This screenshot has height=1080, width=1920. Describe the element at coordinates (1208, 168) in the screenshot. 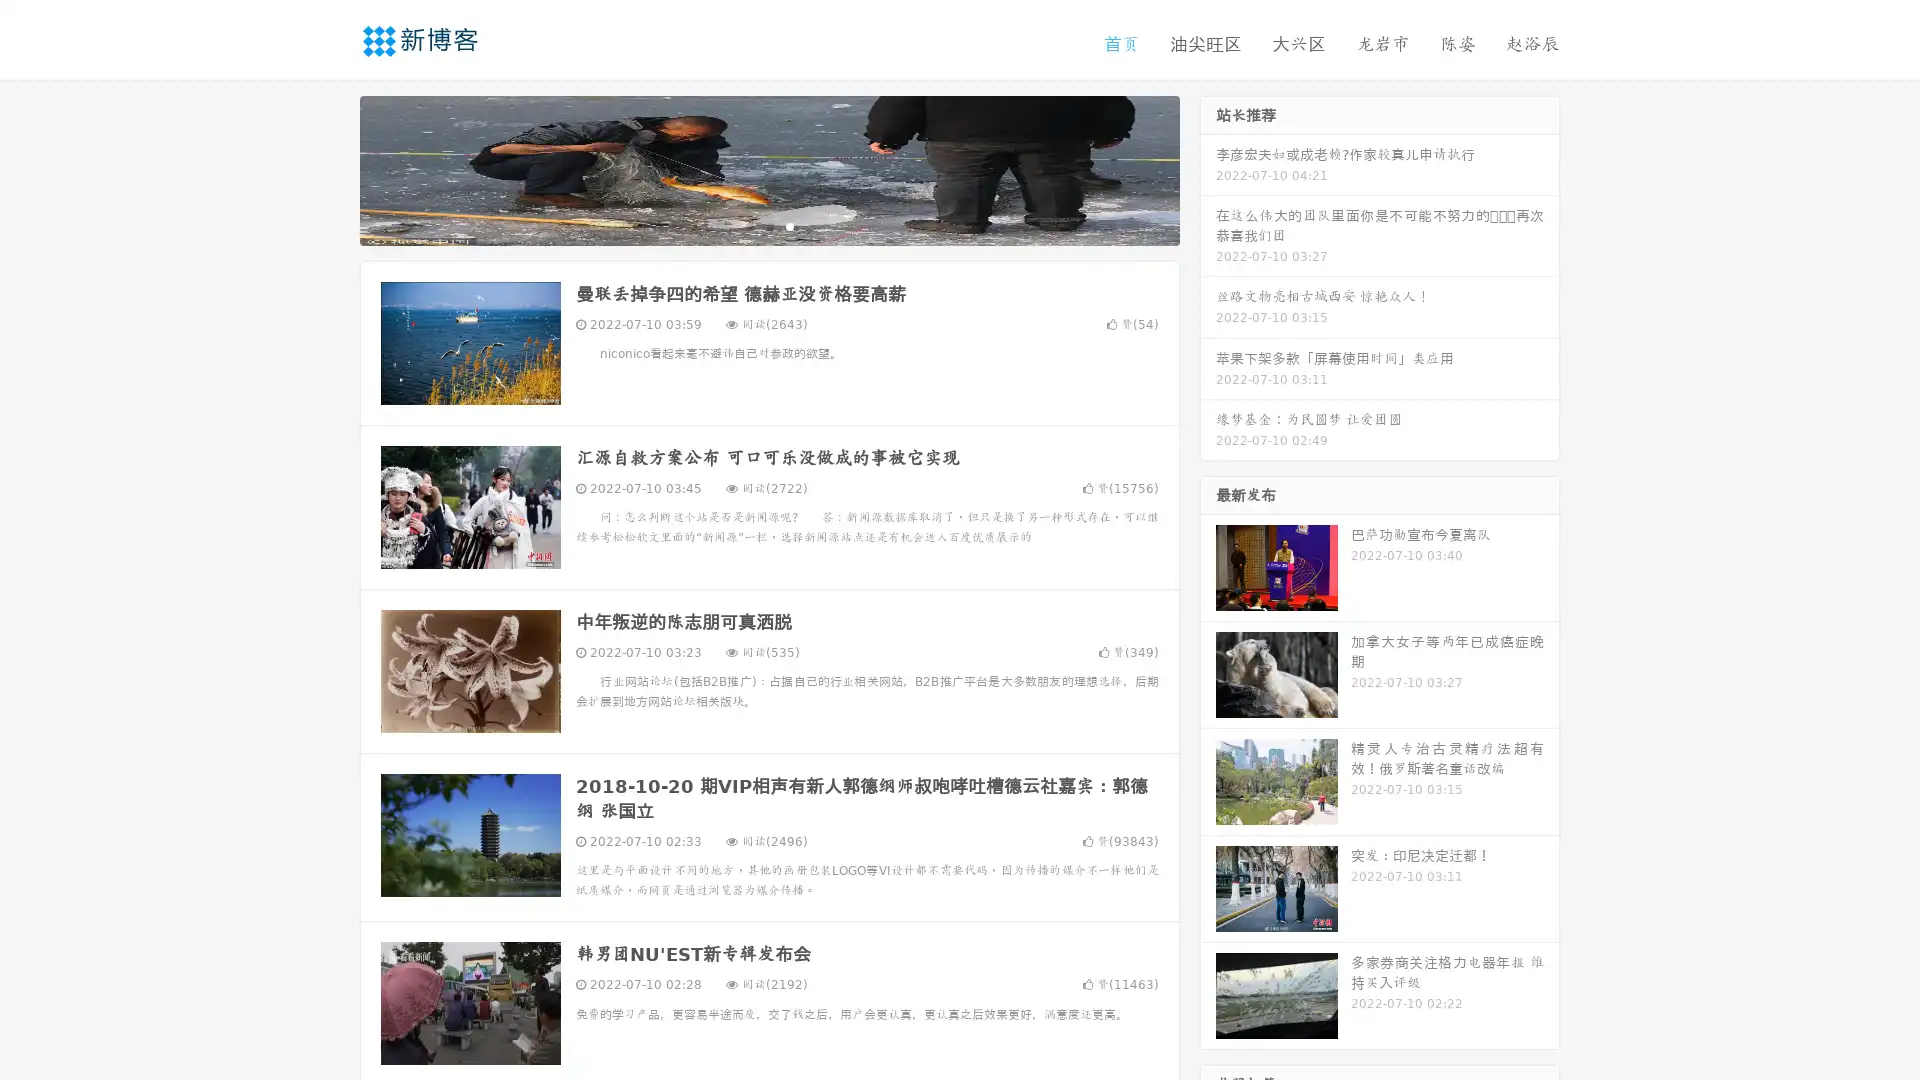

I see `Next slide` at that location.